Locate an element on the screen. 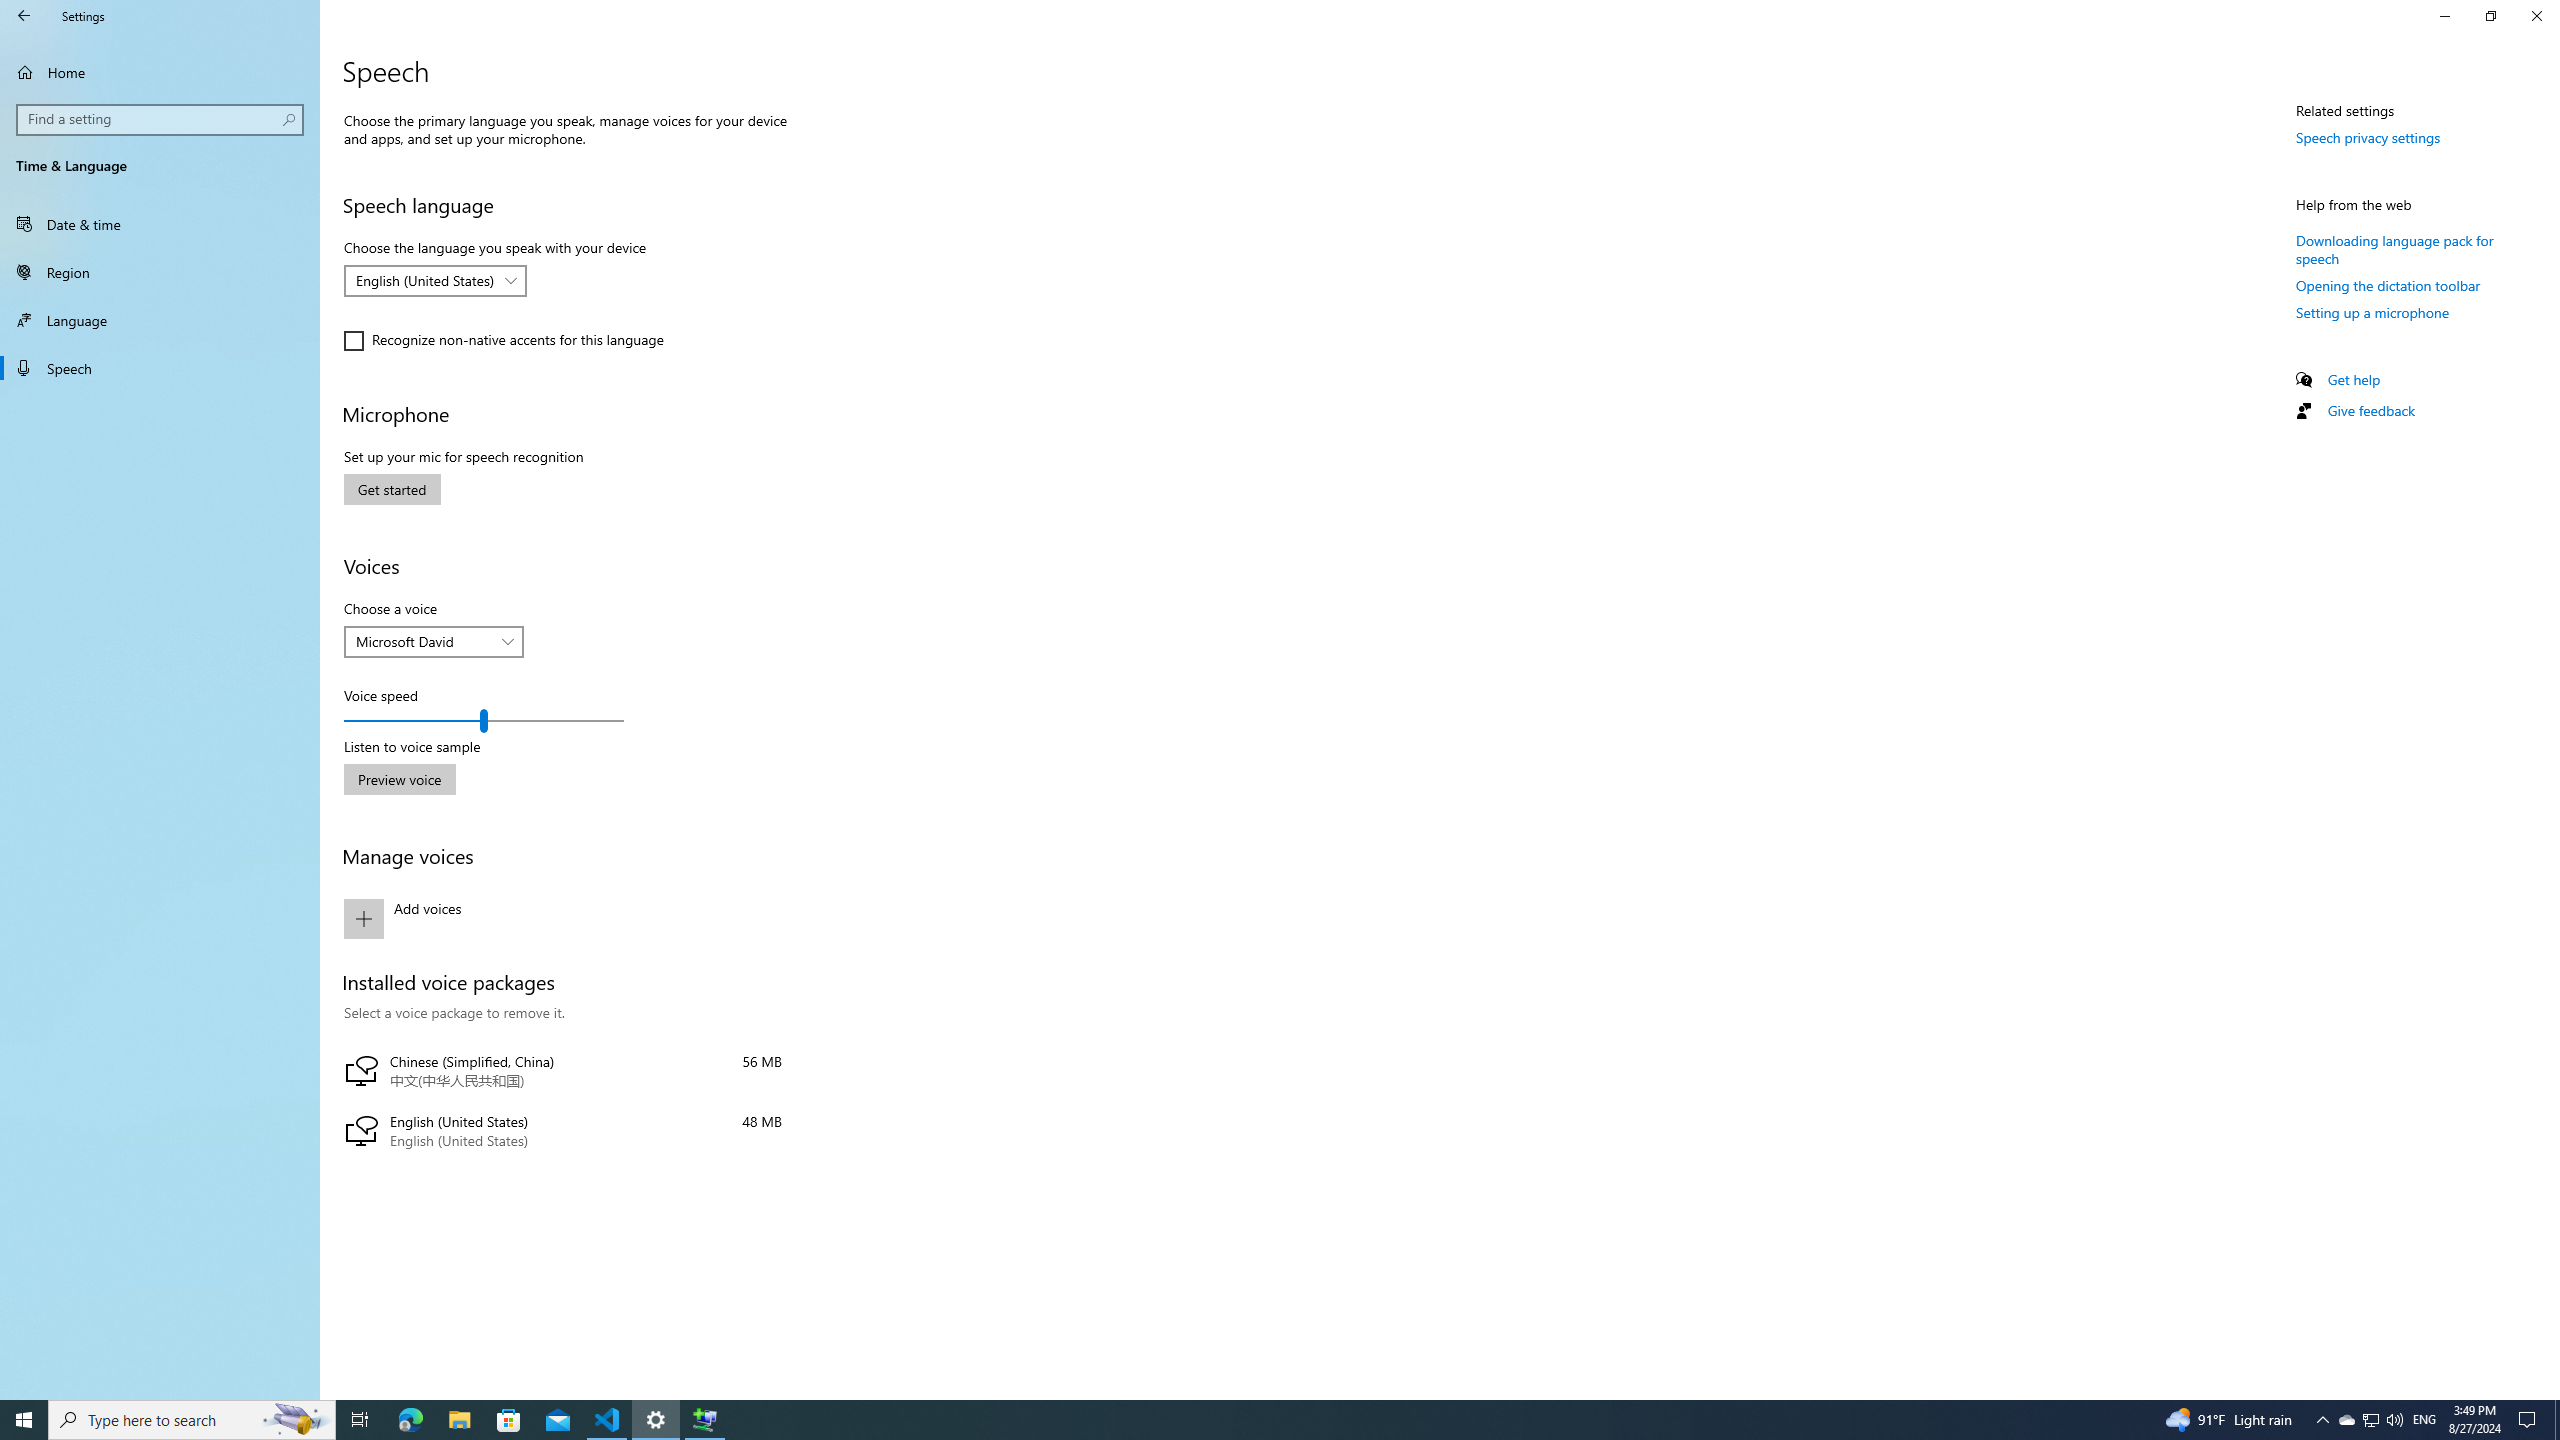  'Give feedback' is located at coordinates (2369, 409).